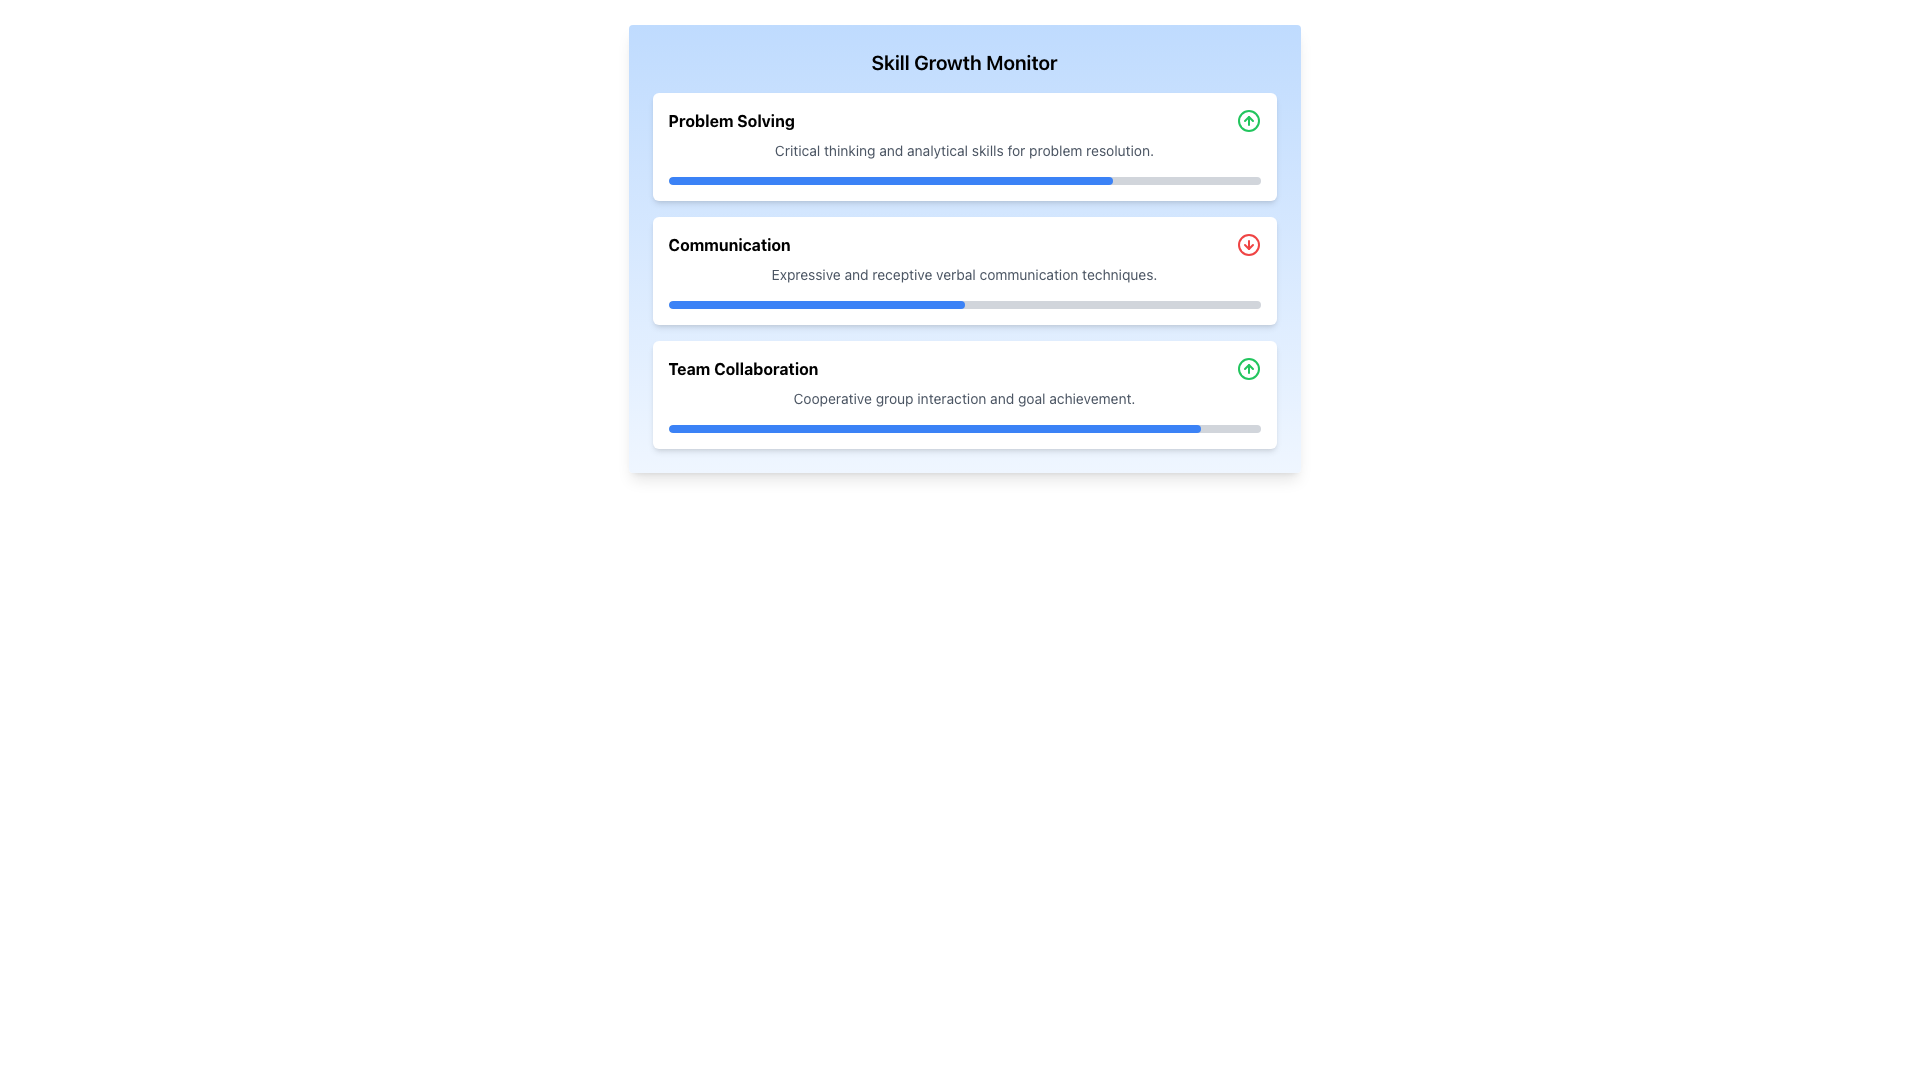  Describe the element at coordinates (889, 181) in the screenshot. I see `the blue solid color progress bar segment with rounded edges that is located underneath the 'Problem Solving' title, representing a completed segment of the progress bar` at that location.